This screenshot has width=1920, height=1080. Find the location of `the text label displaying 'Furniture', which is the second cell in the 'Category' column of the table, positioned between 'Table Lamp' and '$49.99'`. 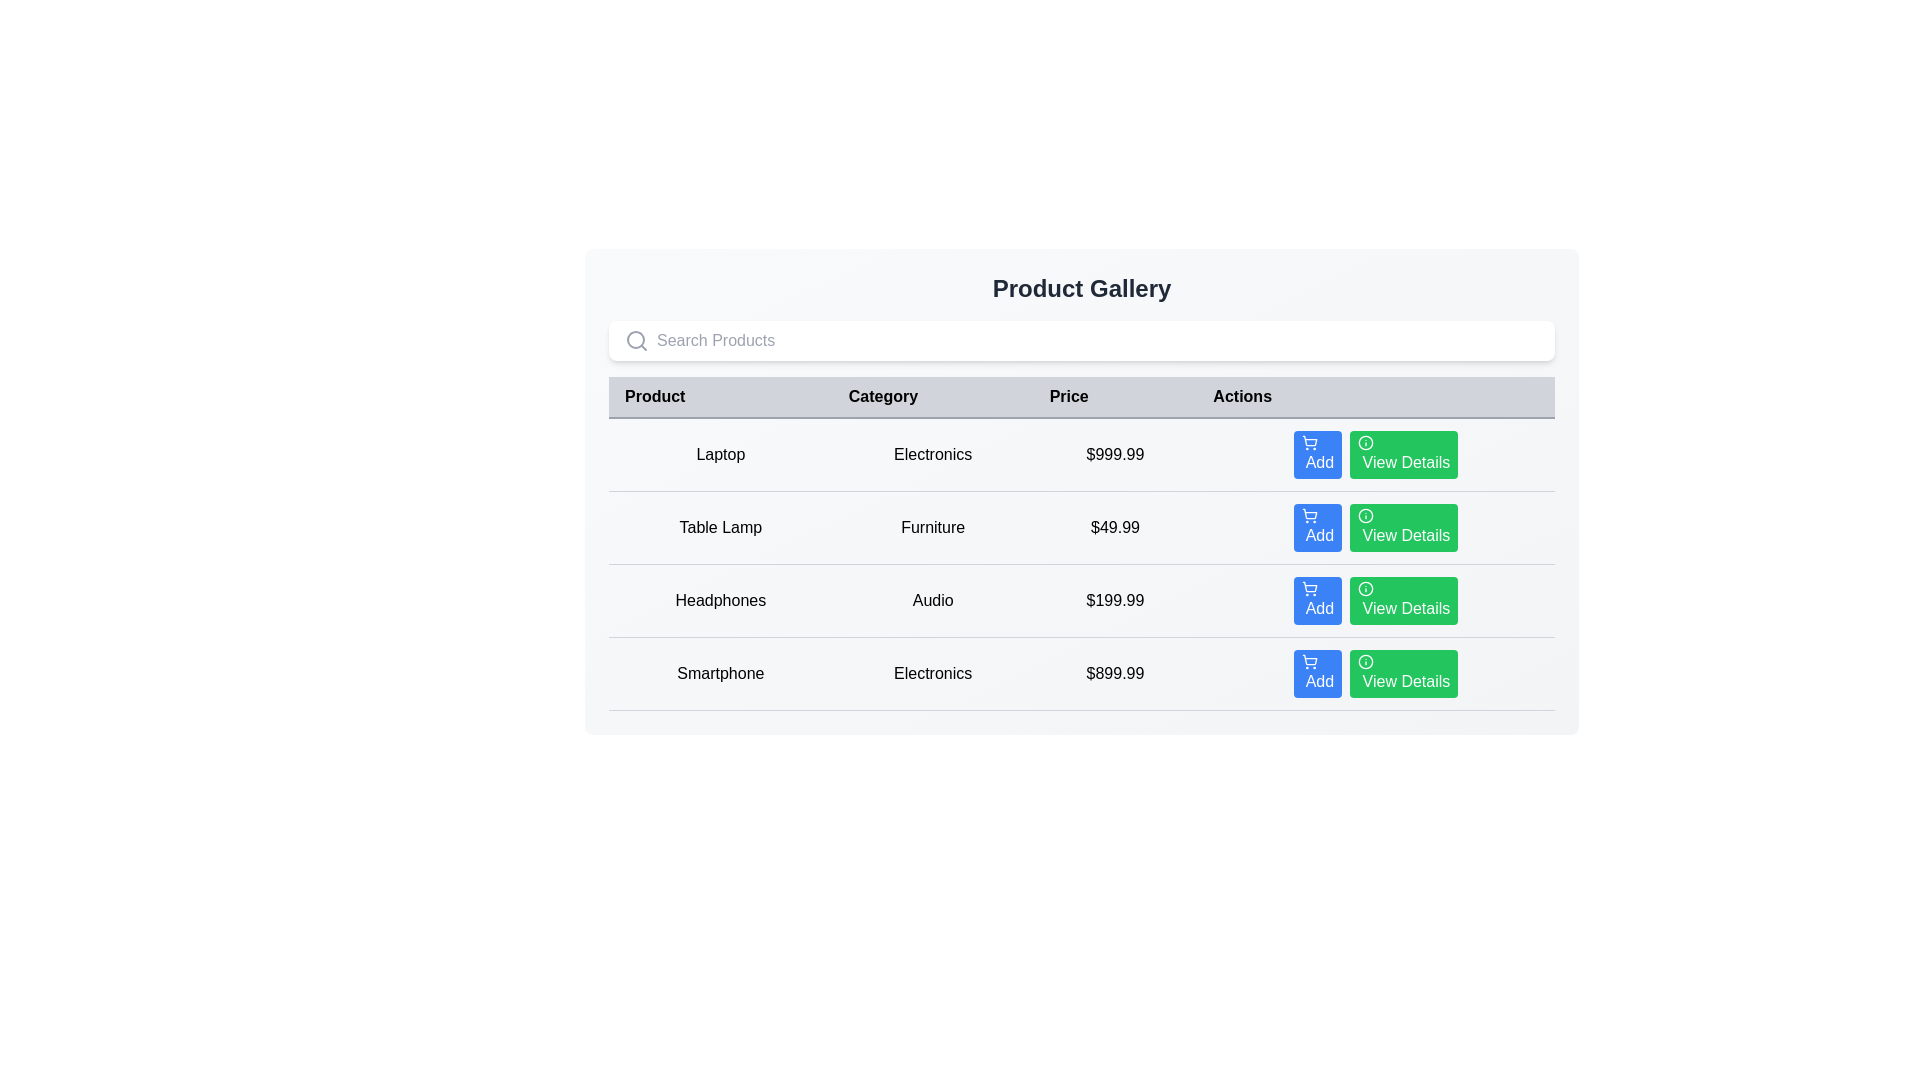

the text label displaying 'Furniture', which is the second cell in the 'Category' column of the table, positioned between 'Table Lamp' and '$49.99' is located at coordinates (932, 527).